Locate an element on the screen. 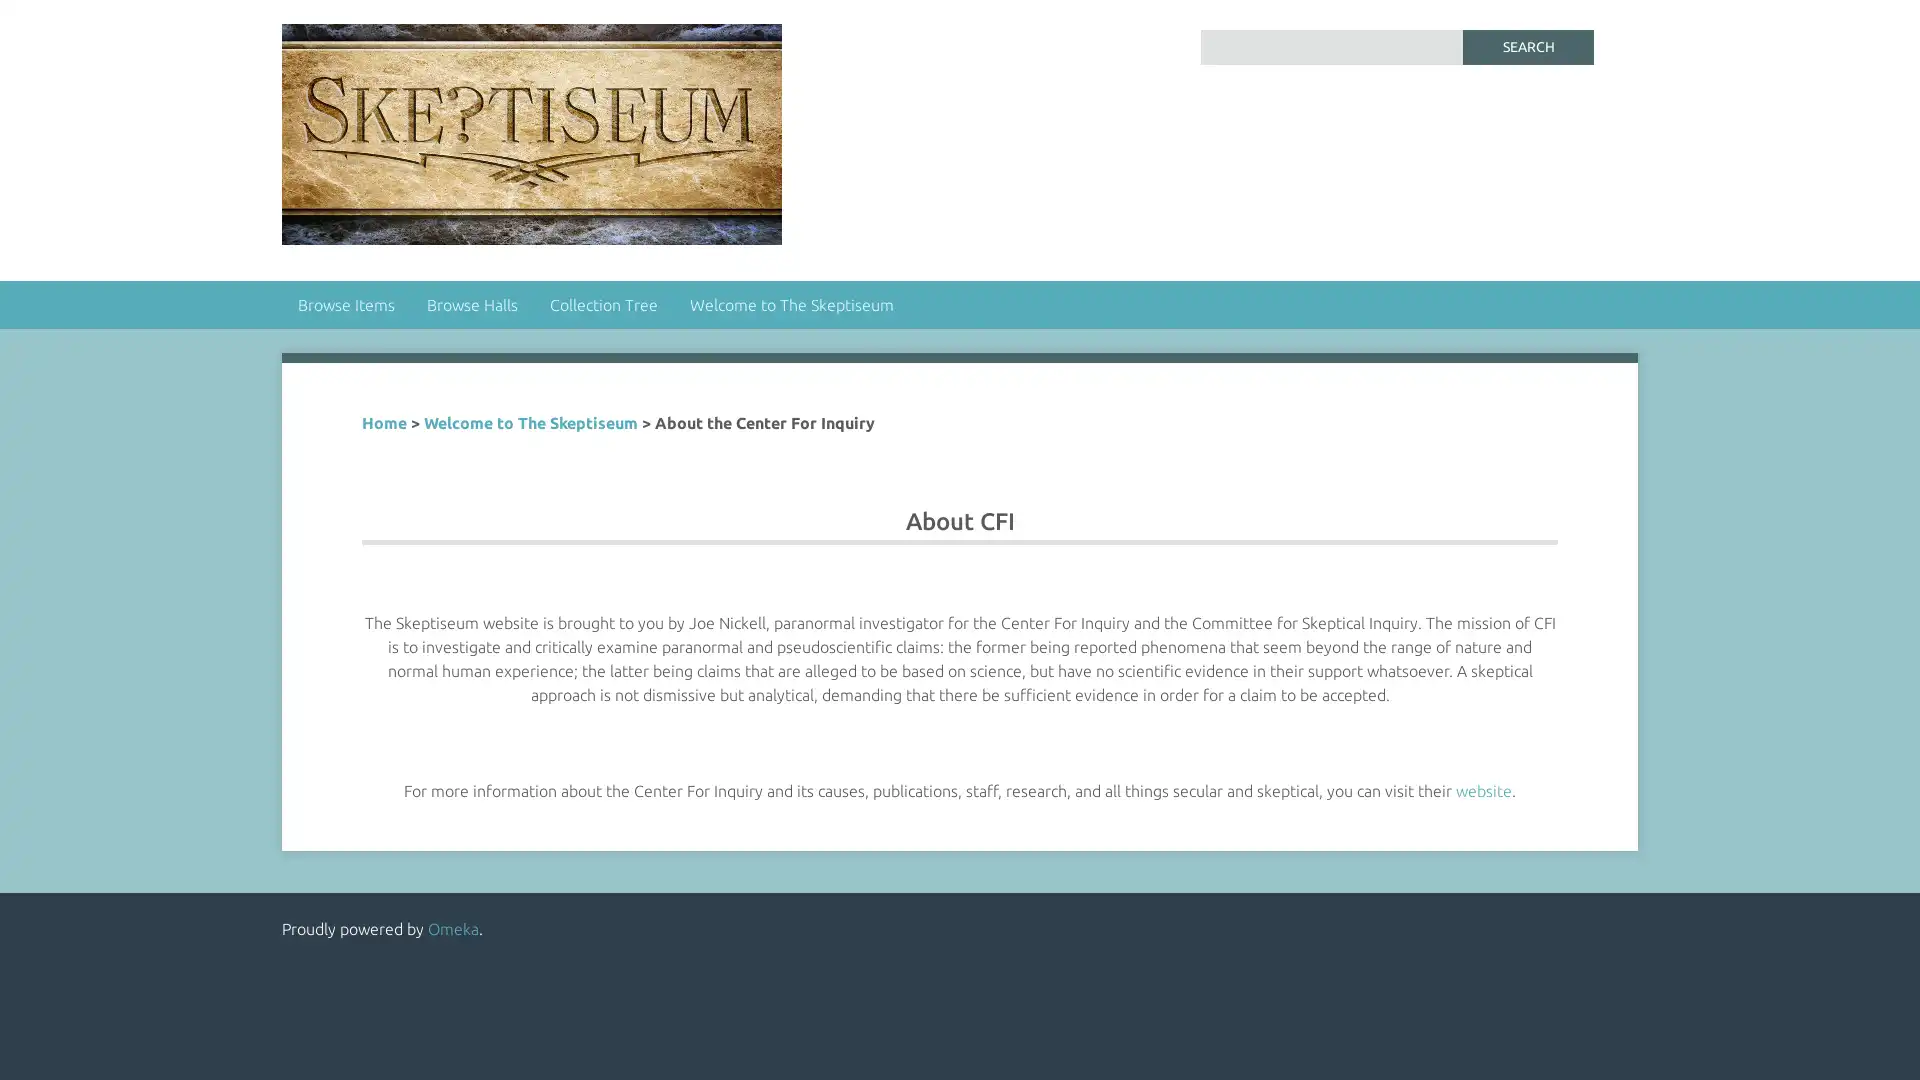 The height and width of the screenshot is (1080, 1920). Search is located at coordinates (1526, 46).